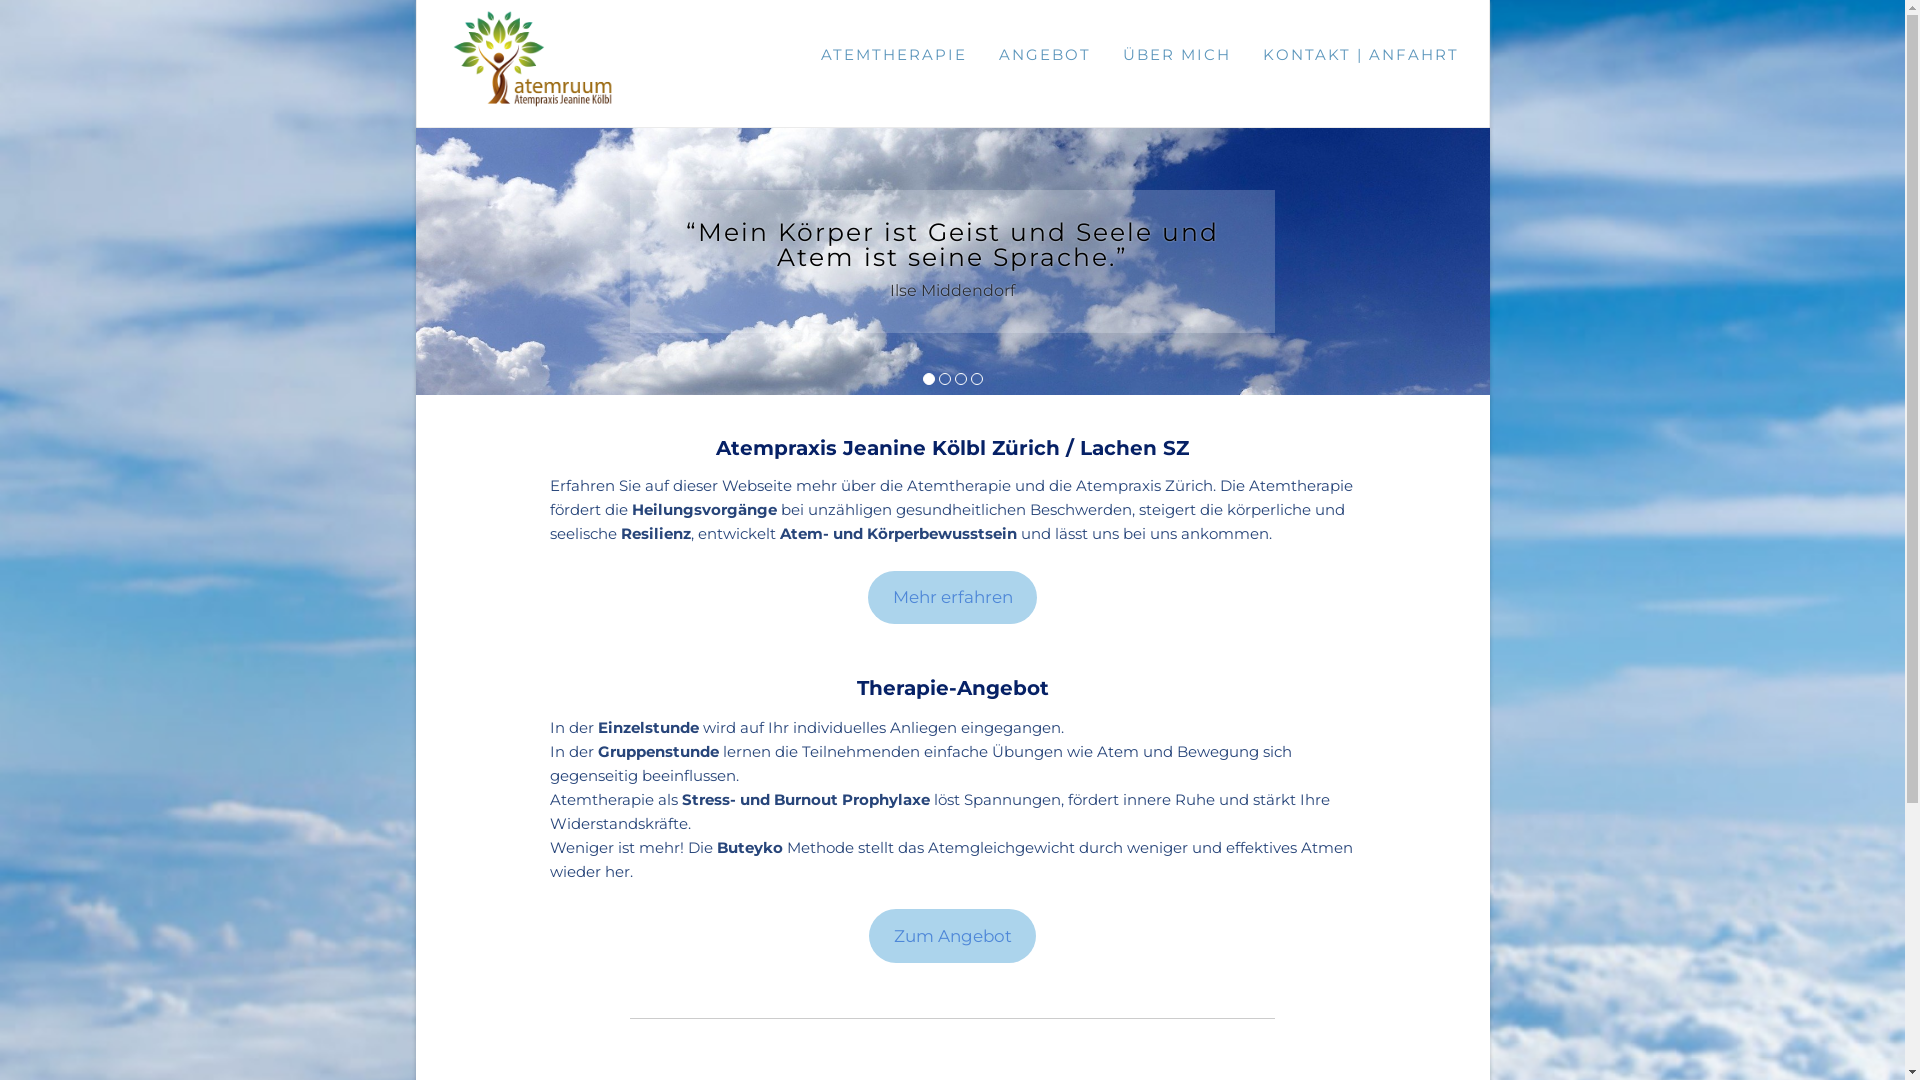 This screenshot has width=1920, height=1080. What do you see at coordinates (951, 596) in the screenshot?
I see `'Mehr erfahren'` at bounding box center [951, 596].